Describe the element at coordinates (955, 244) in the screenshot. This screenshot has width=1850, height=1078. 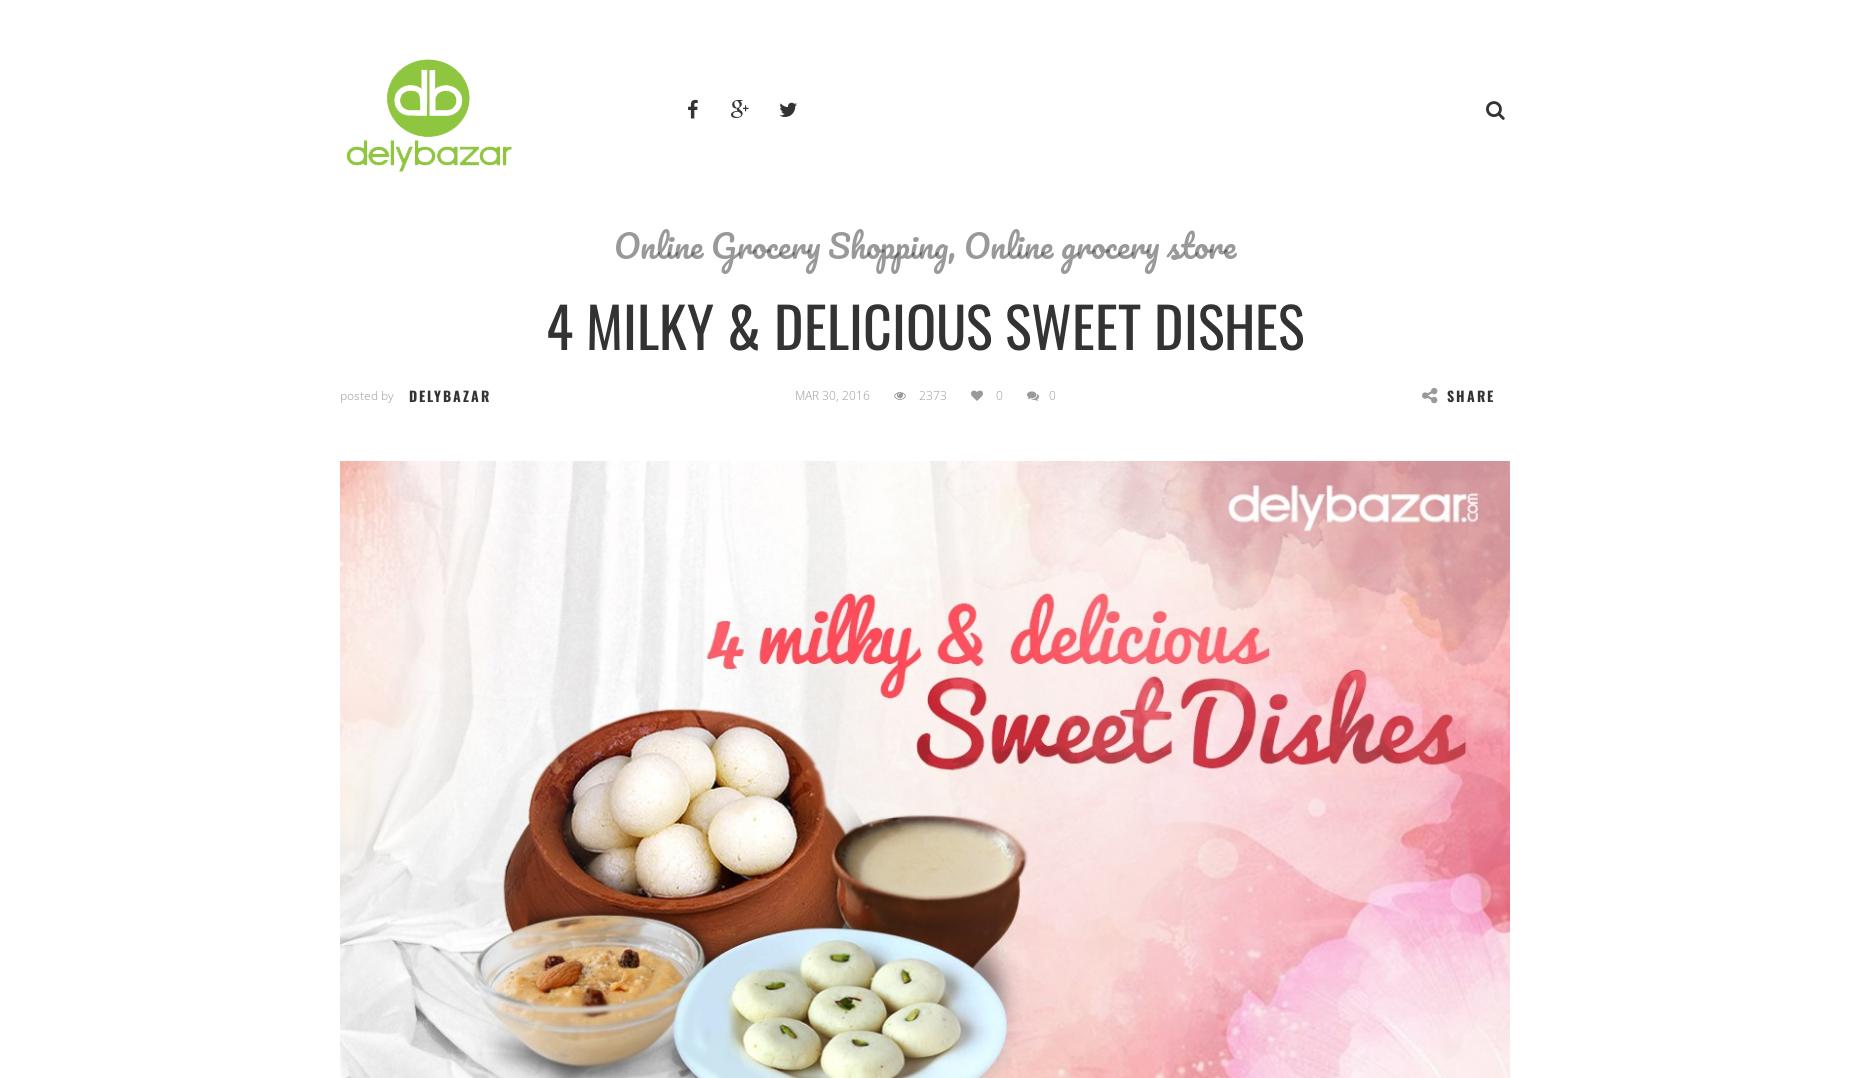
I see `','` at that location.